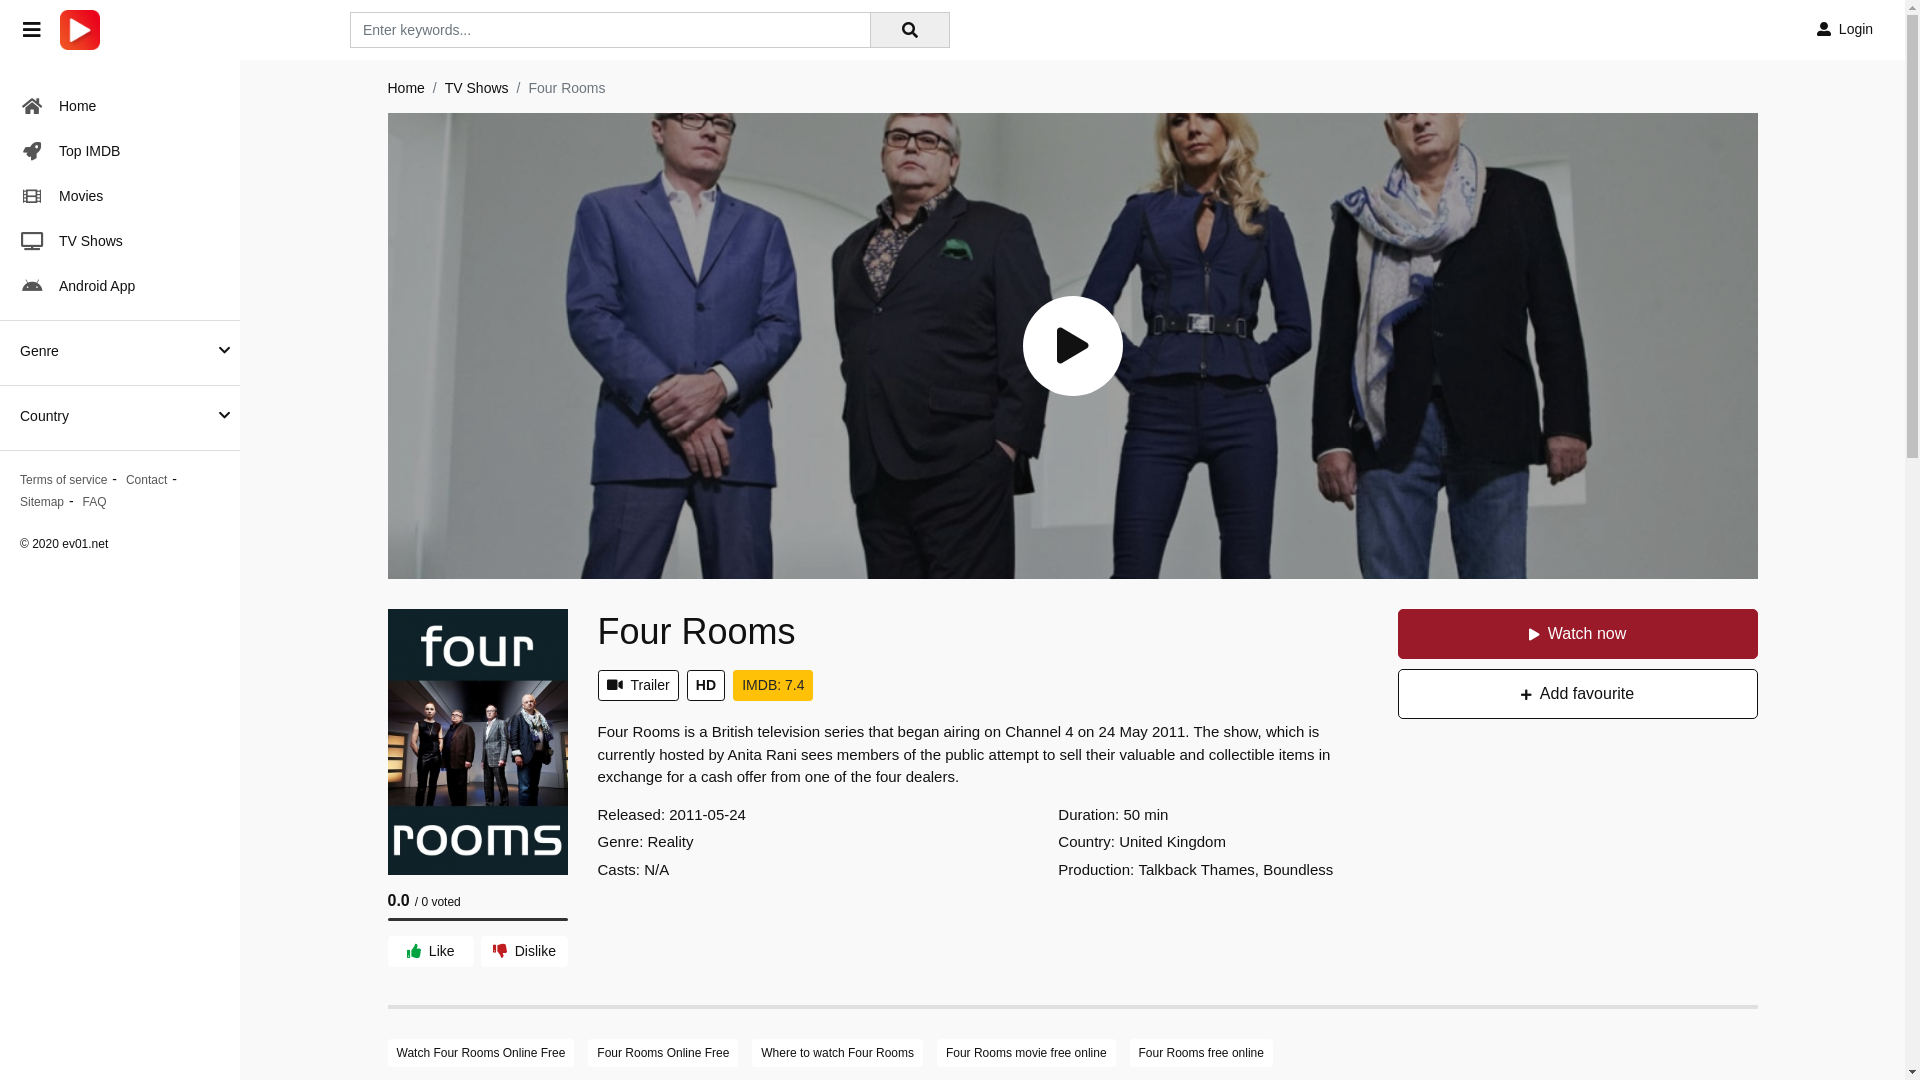 The width and height of the screenshot is (1920, 1080). I want to click on 'Android App', so click(119, 285).